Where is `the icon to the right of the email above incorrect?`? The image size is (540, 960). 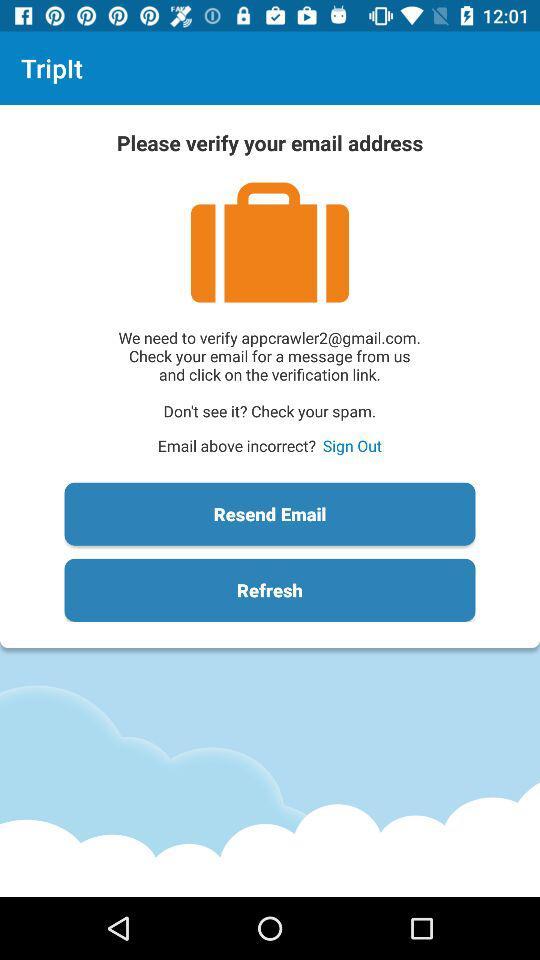 the icon to the right of the email above incorrect? is located at coordinates (351, 445).